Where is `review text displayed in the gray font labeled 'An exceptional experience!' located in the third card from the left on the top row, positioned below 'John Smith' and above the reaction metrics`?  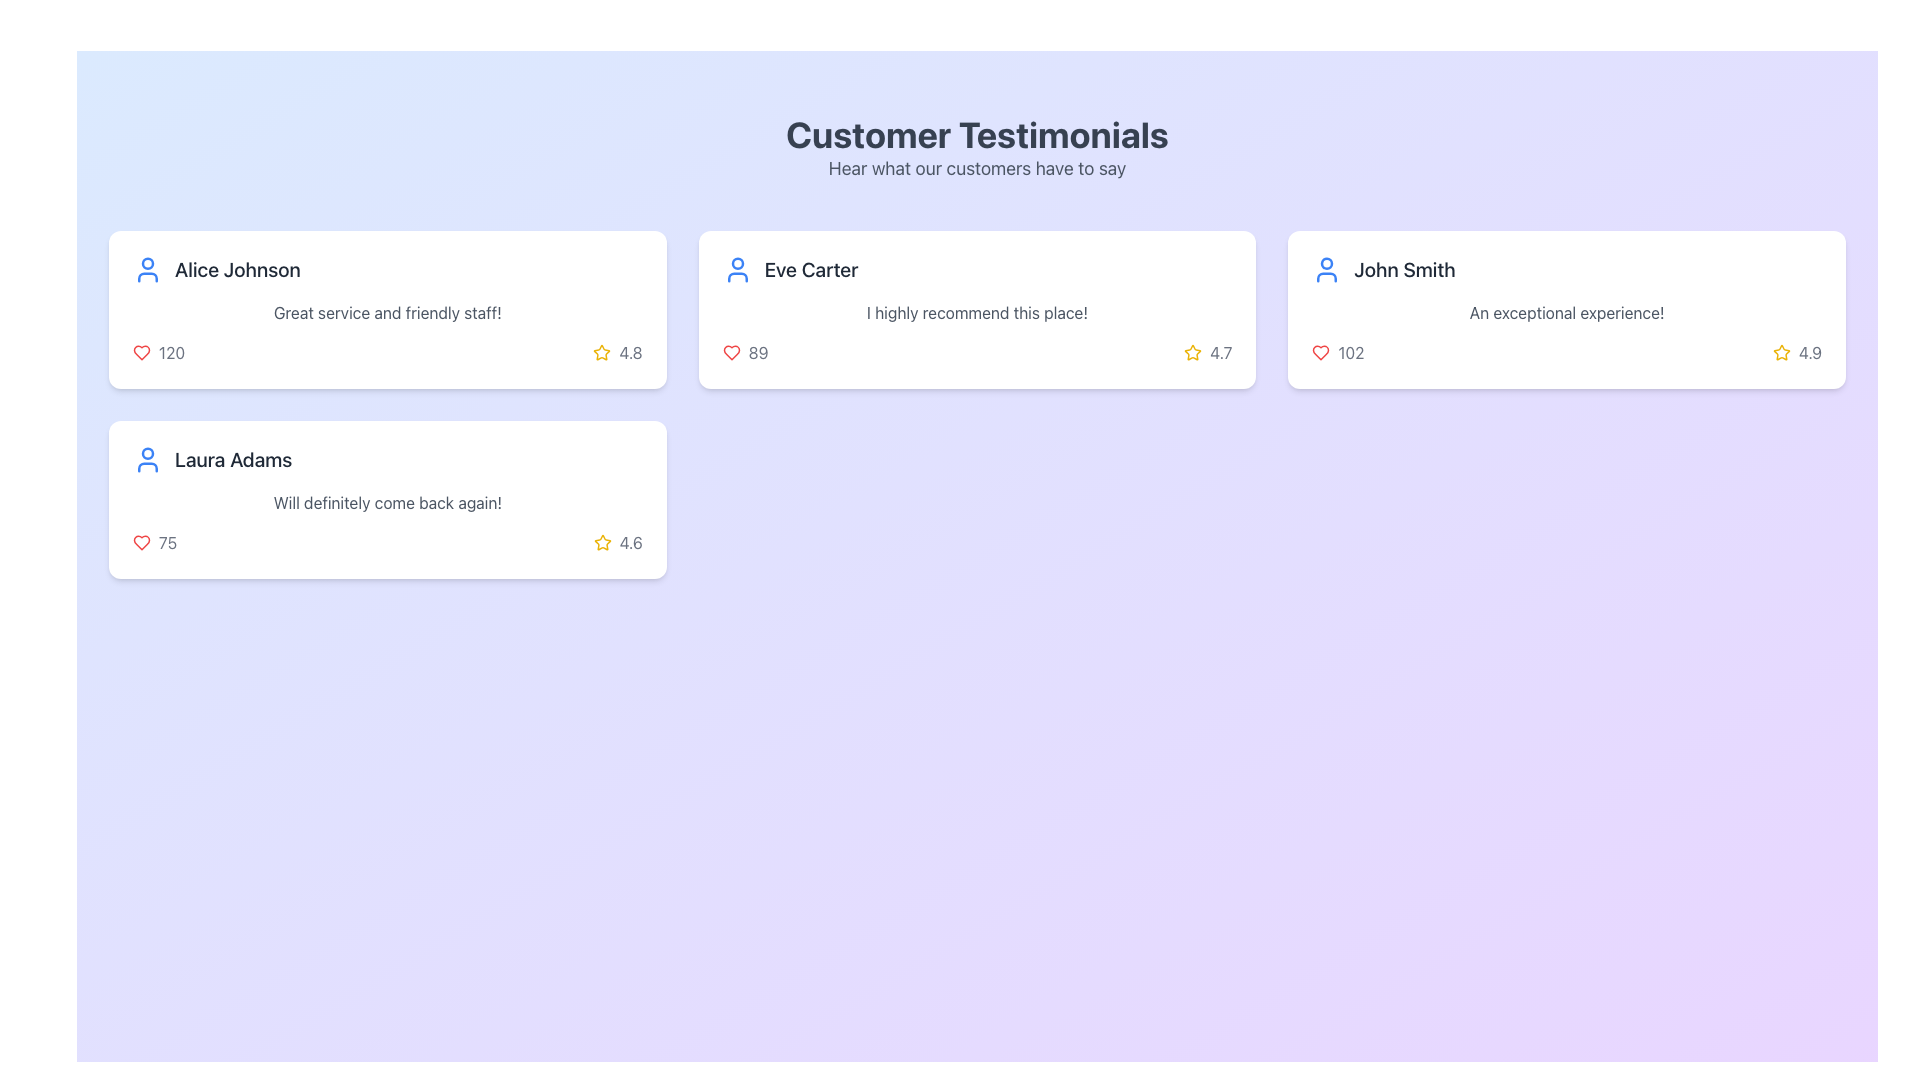
review text displayed in the gray font labeled 'An exceptional experience!' located in the third card from the left on the top row, positioned below 'John Smith' and above the reaction metrics is located at coordinates (1566, 312).